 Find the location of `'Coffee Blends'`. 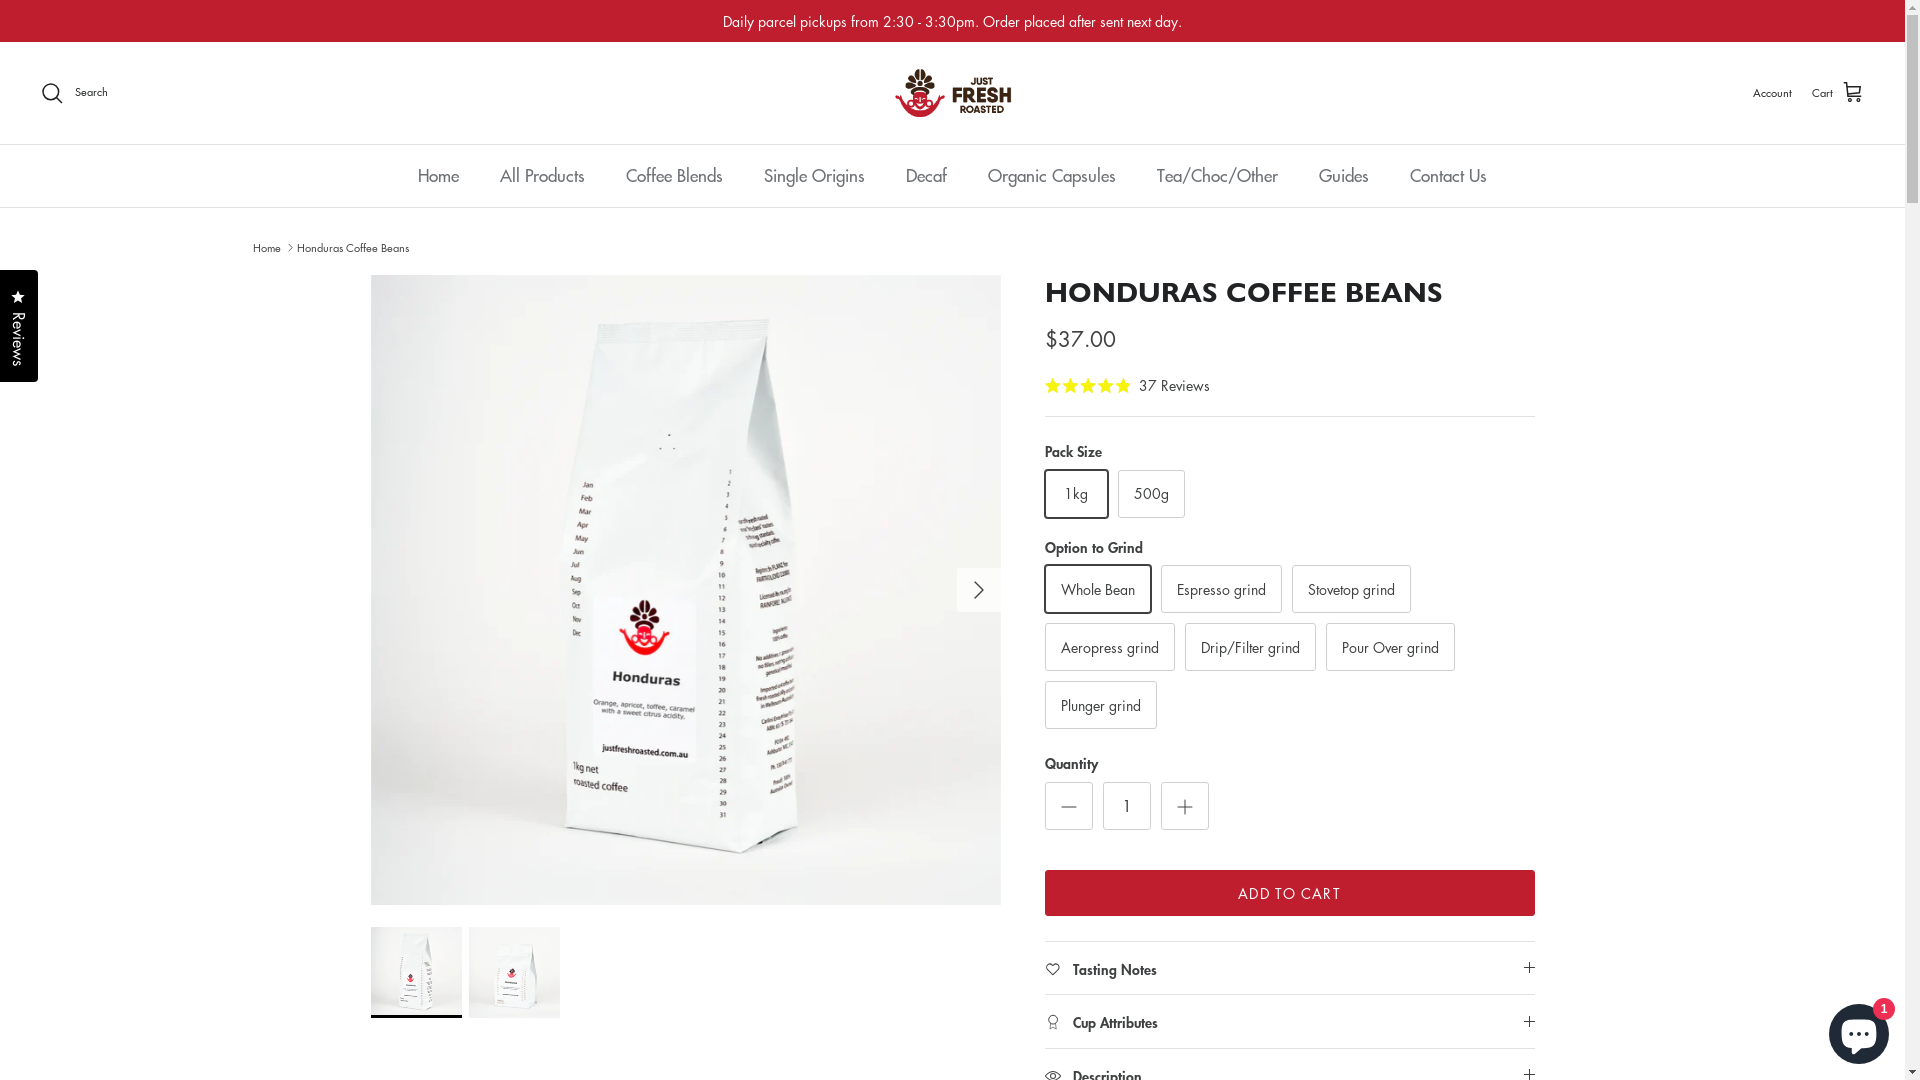

'Coffee Blends' is located at coordinates (607, 175).